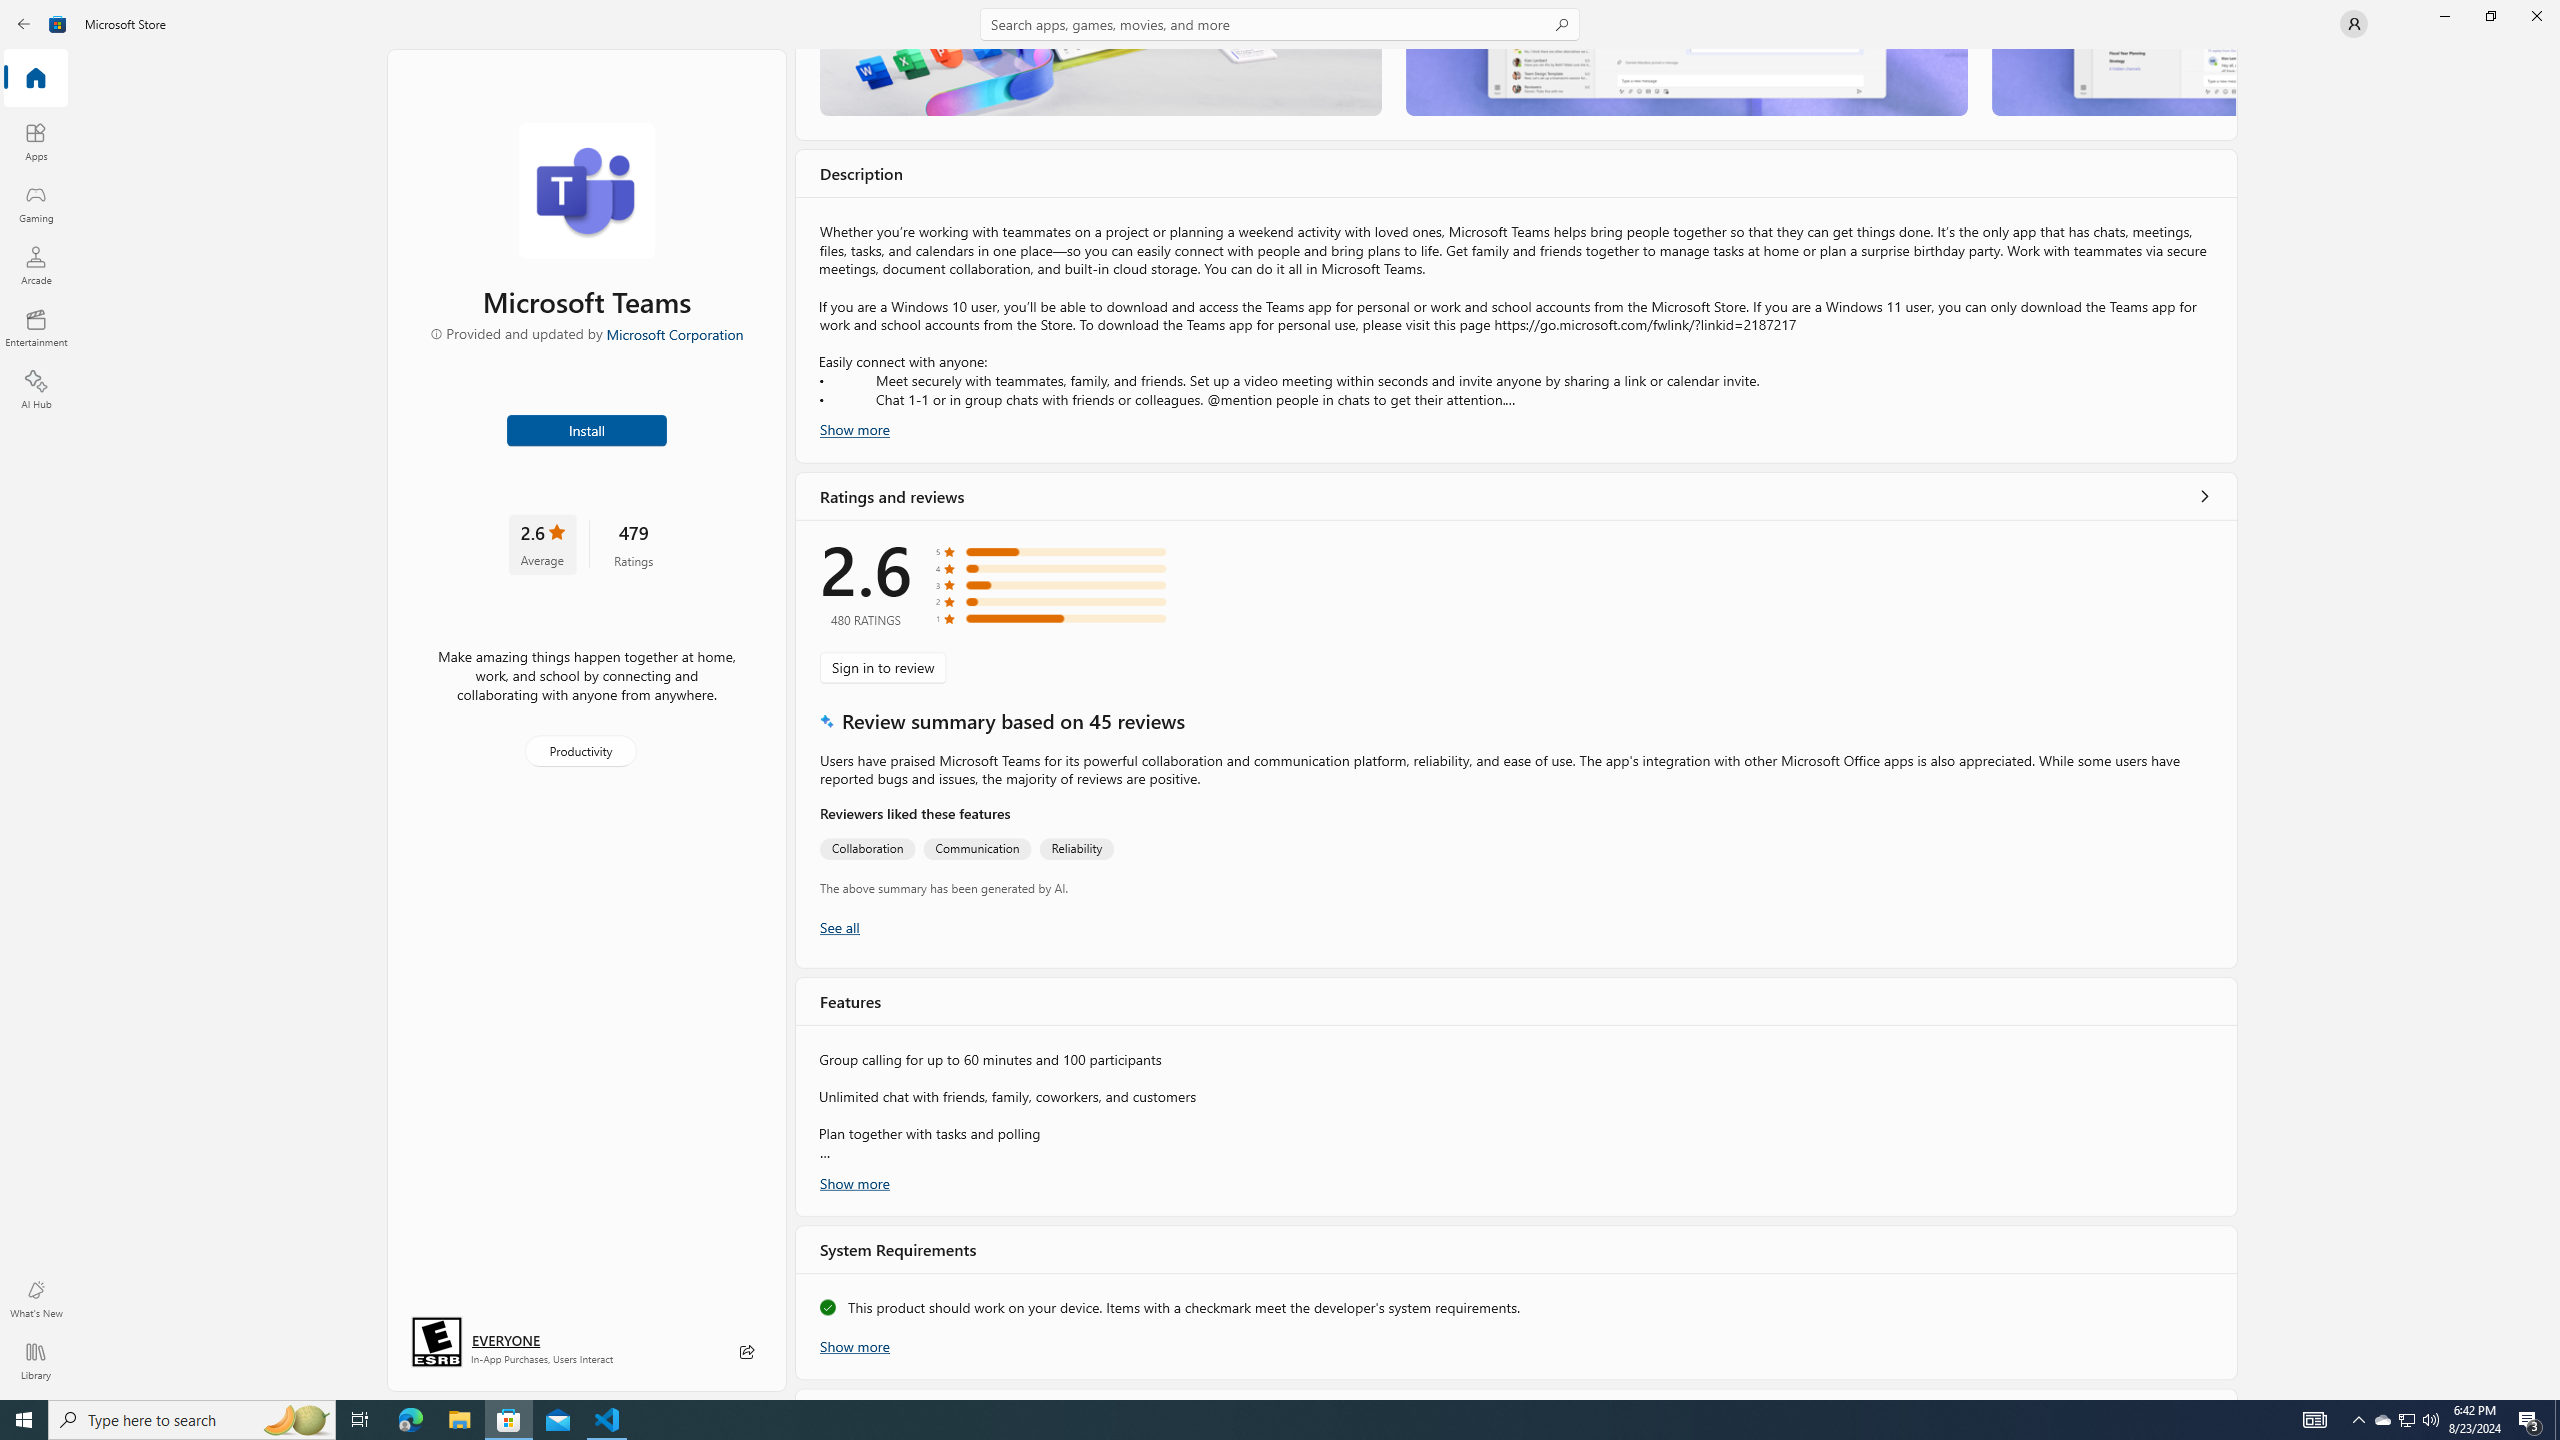  Describe the element at coordinates (2112, 81) in the screenshot. I see `'Screenshot 3'` at that location.